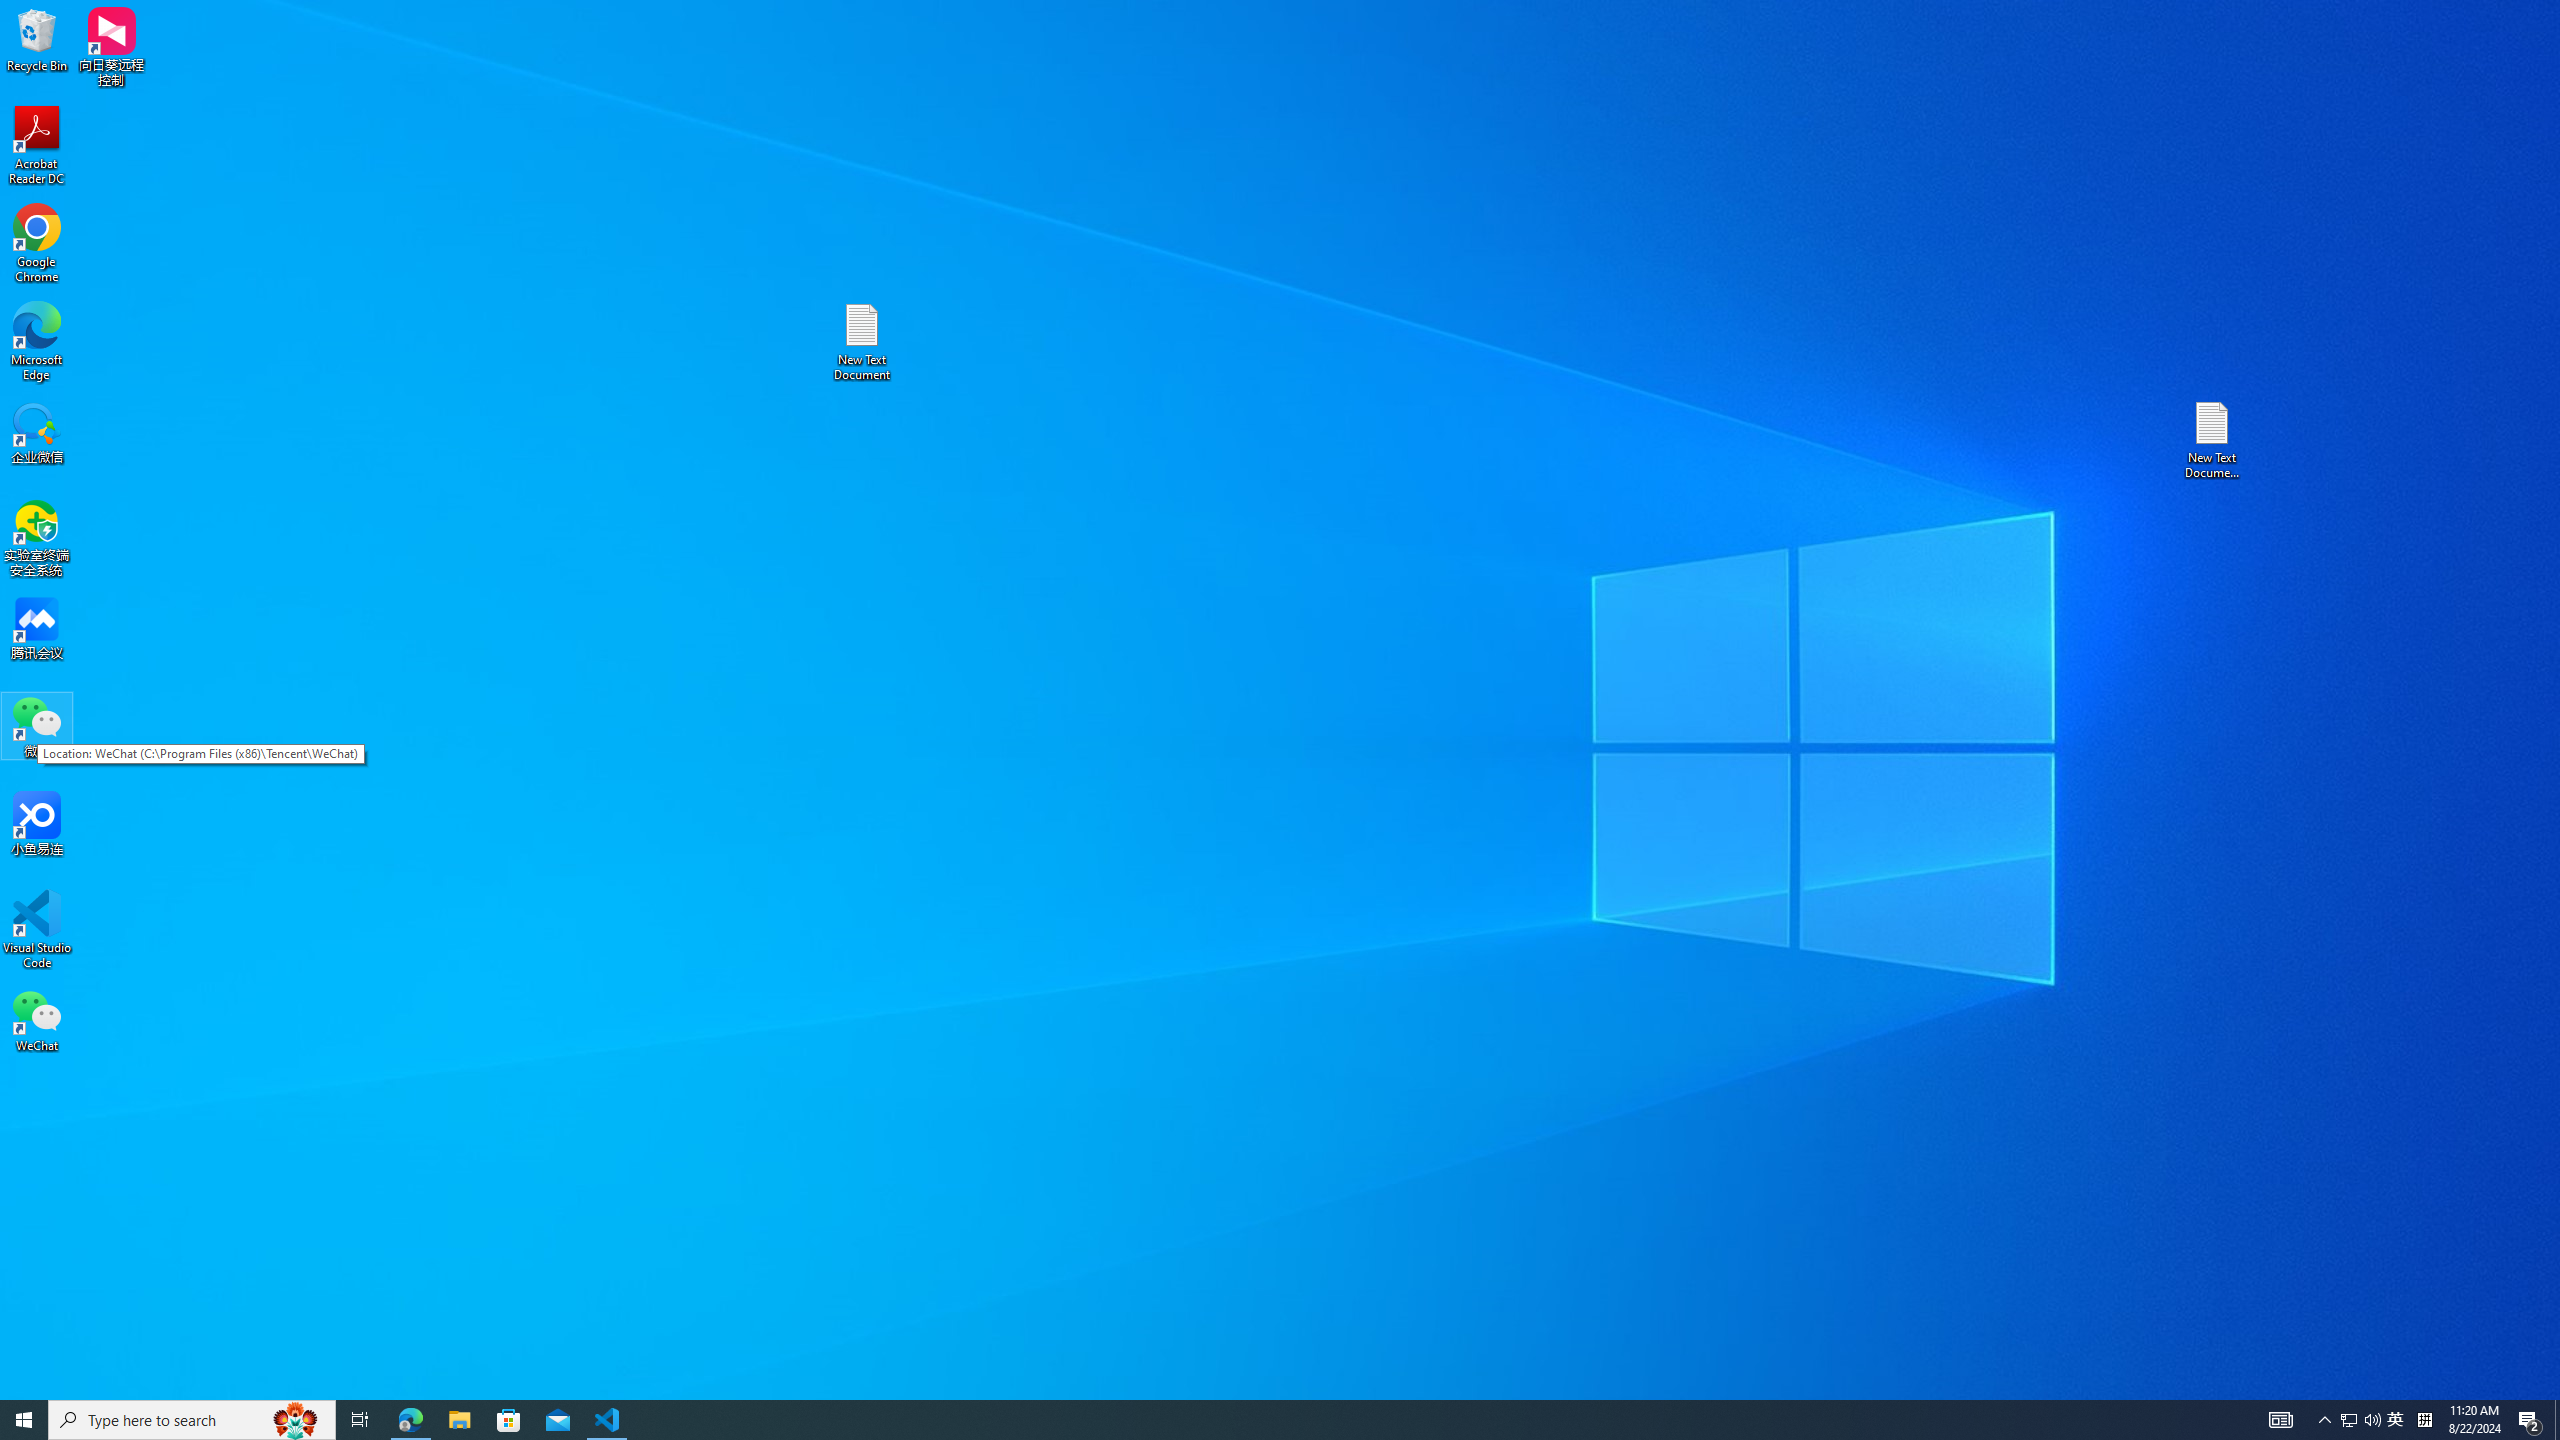 The image size is (2560, 1440). I want to click on 'New Text Document (2)', so click(2213, 438).